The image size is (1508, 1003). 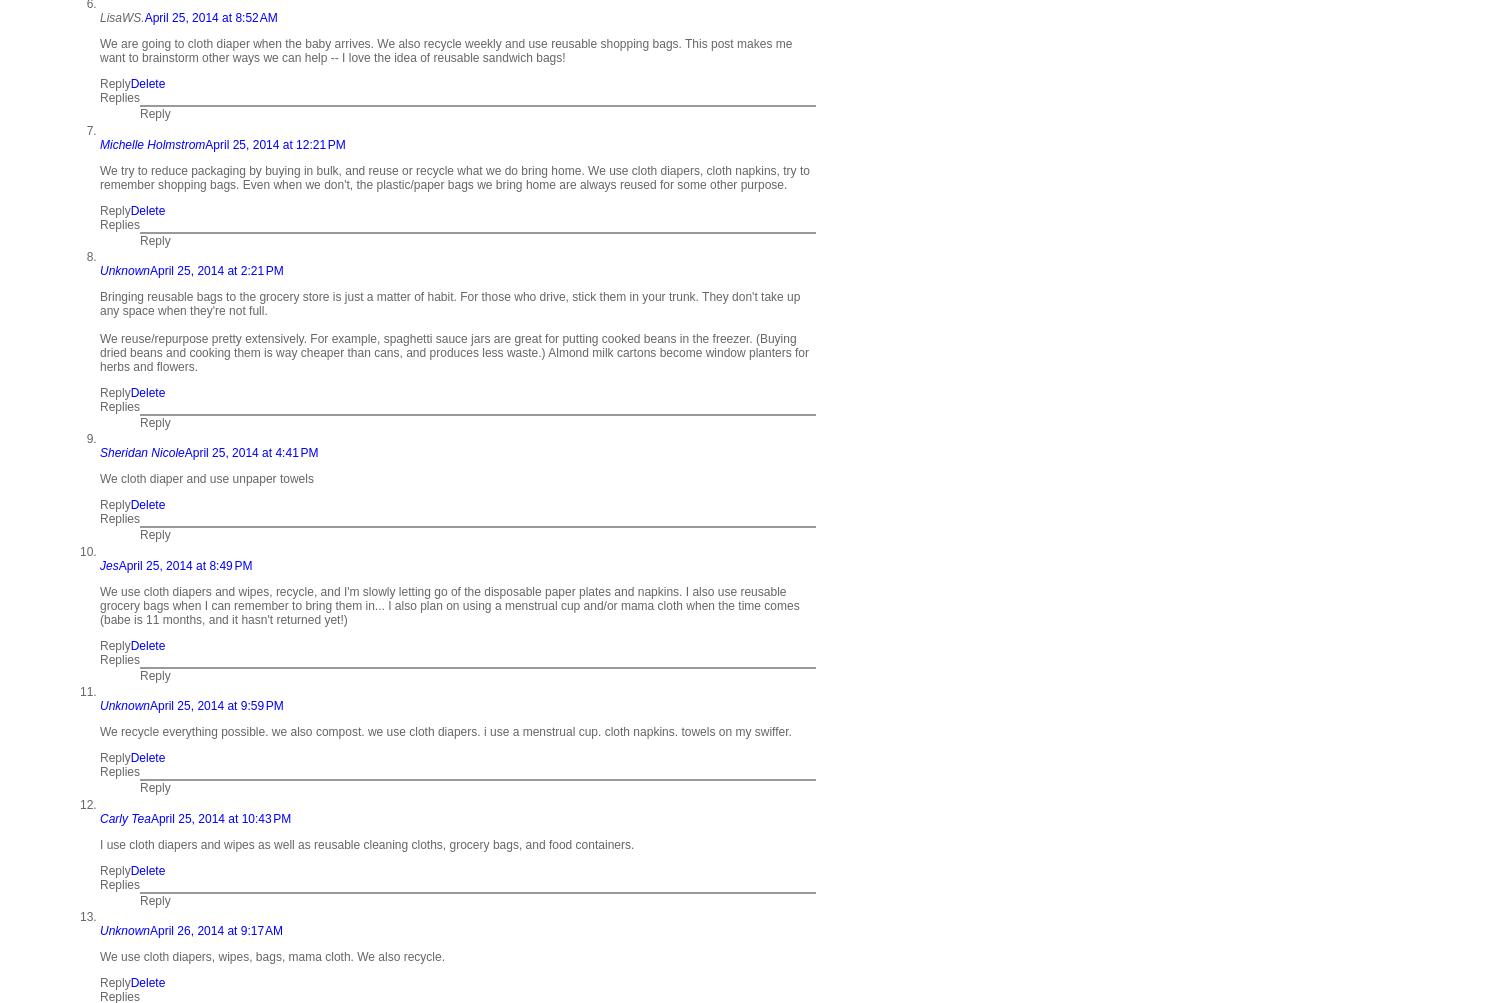 What do you see at coordinates (152, 143) in the screenshot?
I see `'Michelle Holmstrom'` at bounding box center [152, 143].